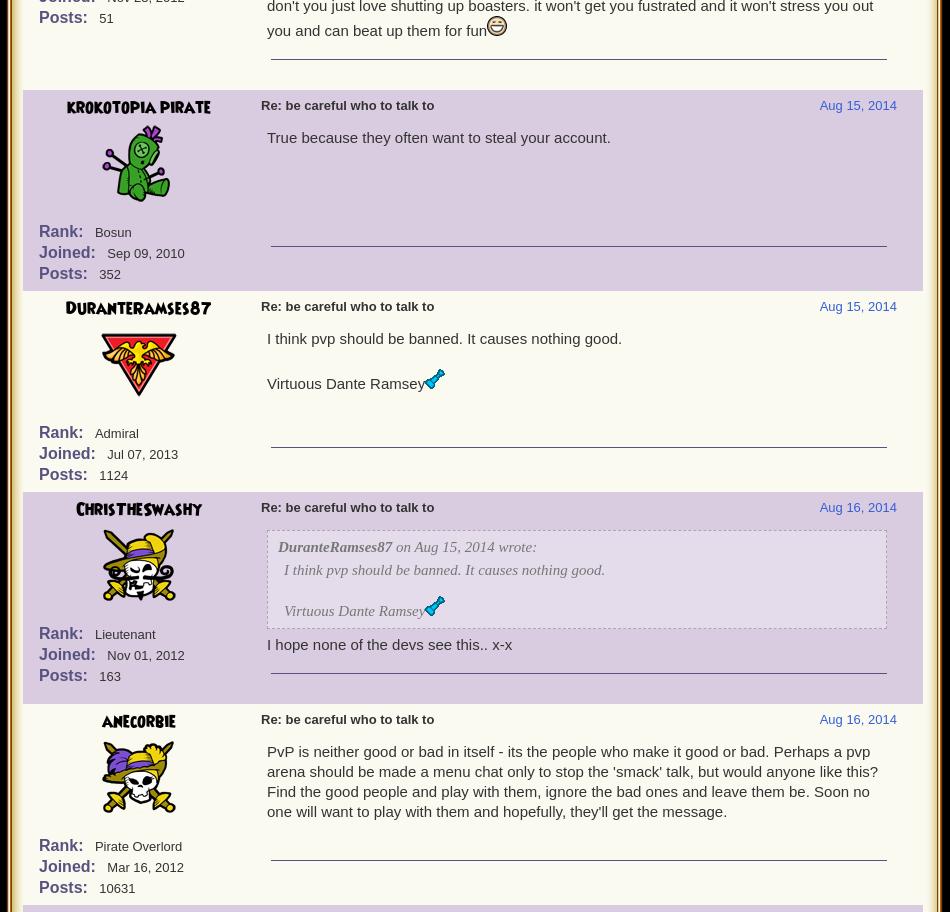 The width and height of the screenshot is (950, 912). I want to click on 'Sep 09, 2010', so click(145, 253).